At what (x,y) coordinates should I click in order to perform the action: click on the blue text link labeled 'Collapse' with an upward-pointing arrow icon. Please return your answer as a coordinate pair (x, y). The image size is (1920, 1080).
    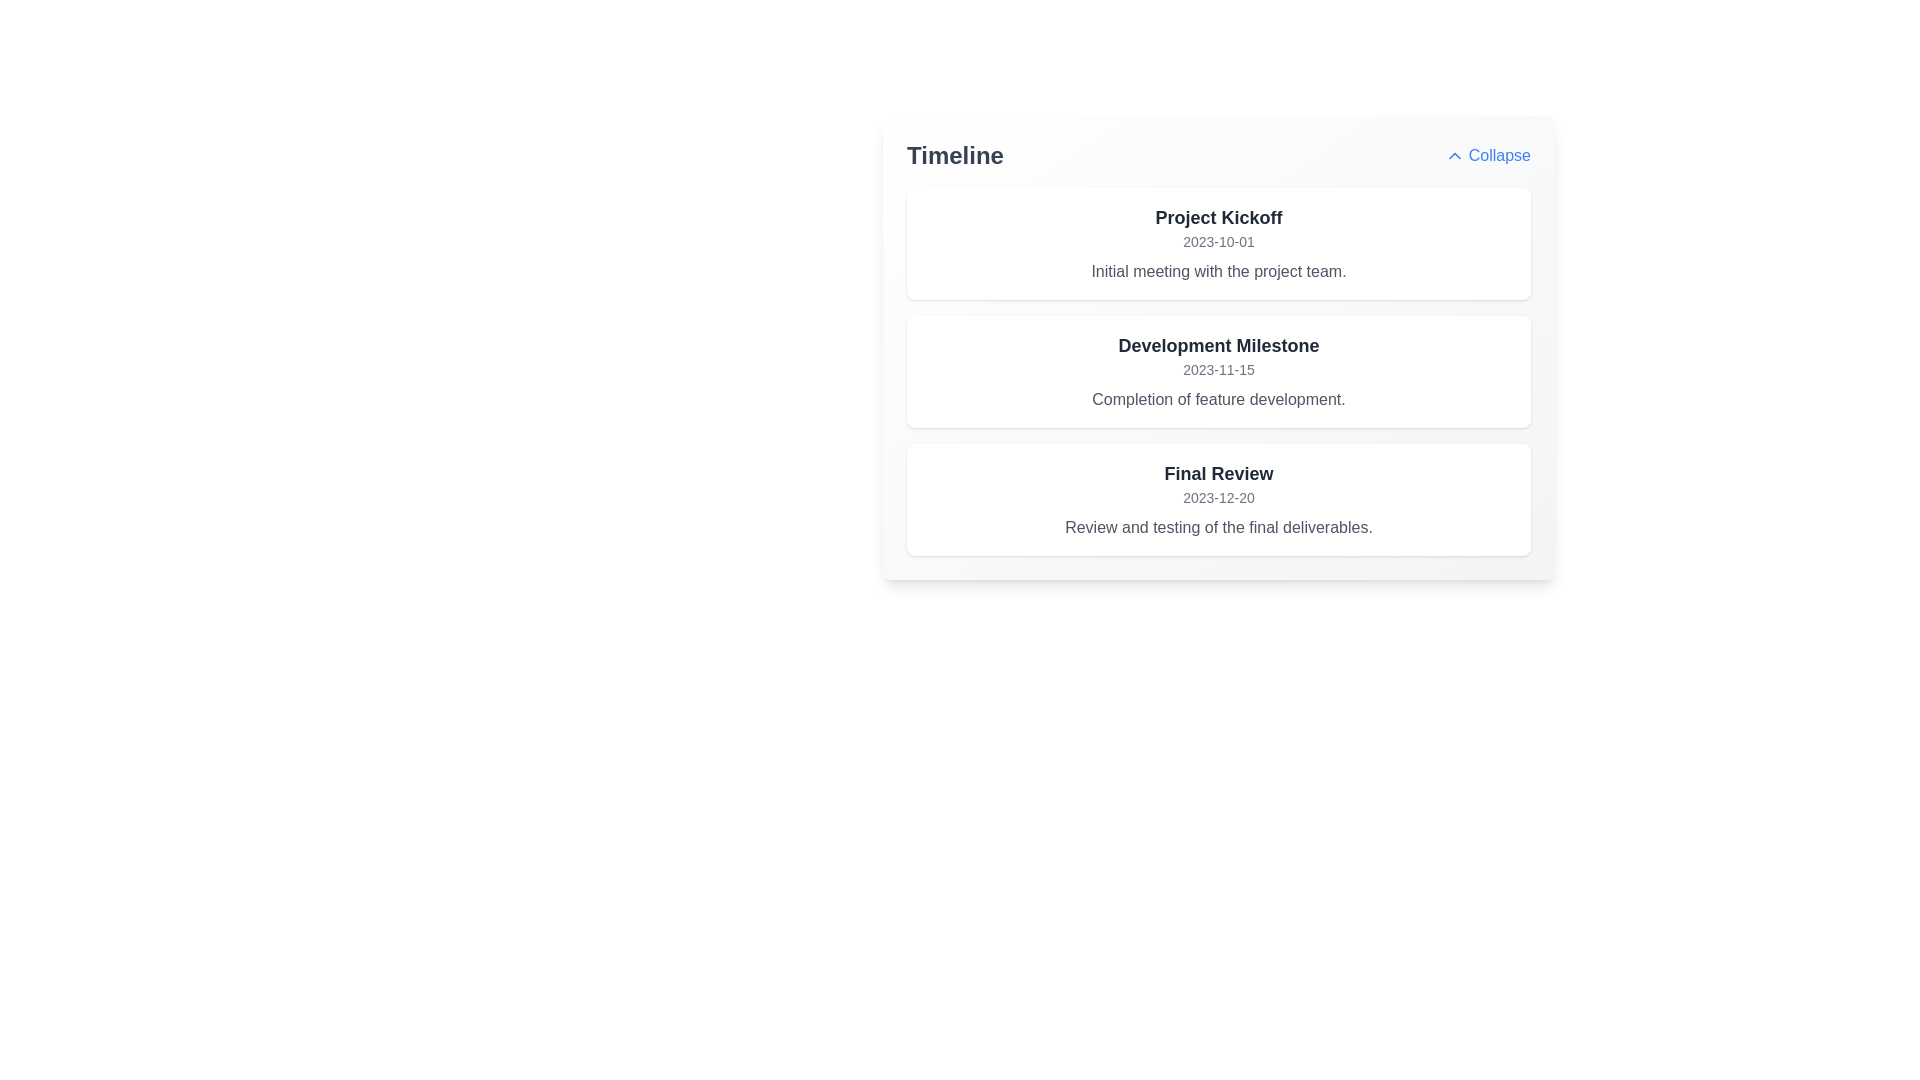
    Looking at the image, I should click on (1487, 154).